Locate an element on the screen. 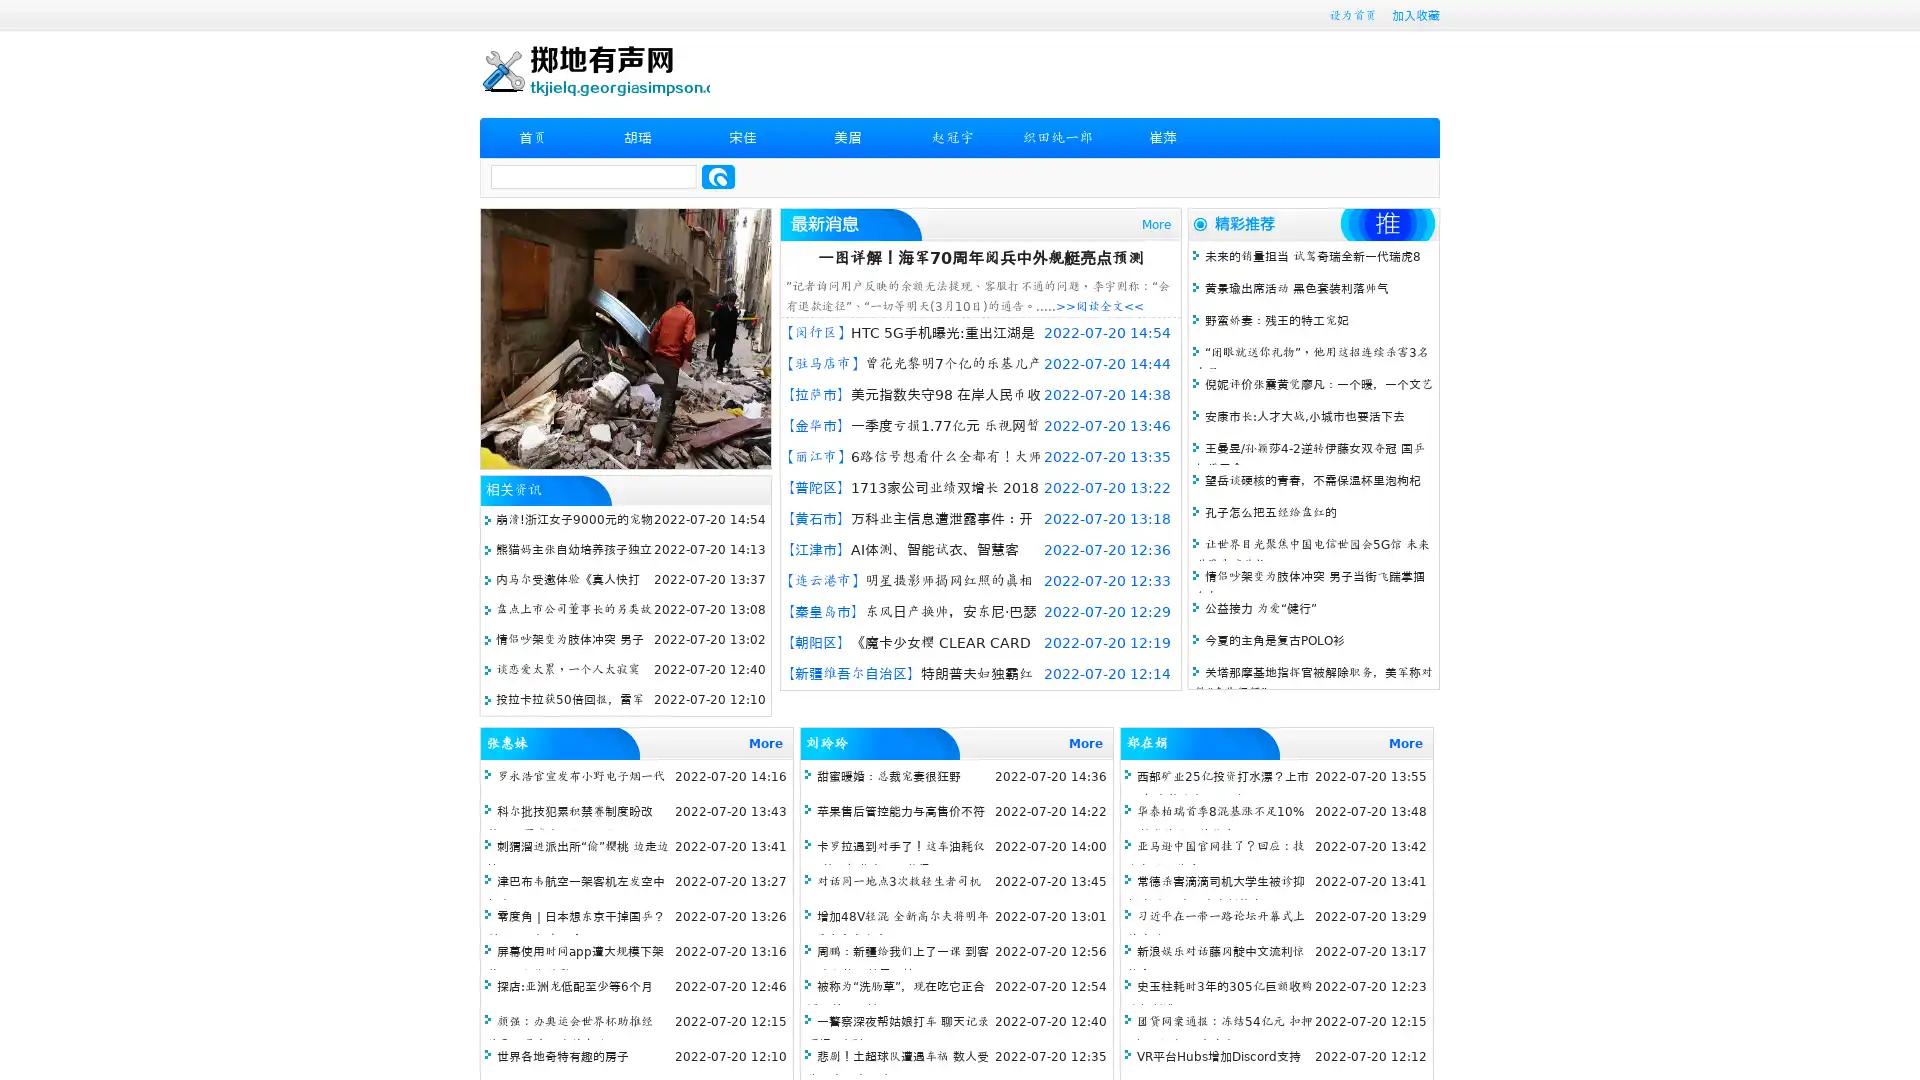 This screenshot has width=1920, height=1080. Search is located at coordinates (718, 176).